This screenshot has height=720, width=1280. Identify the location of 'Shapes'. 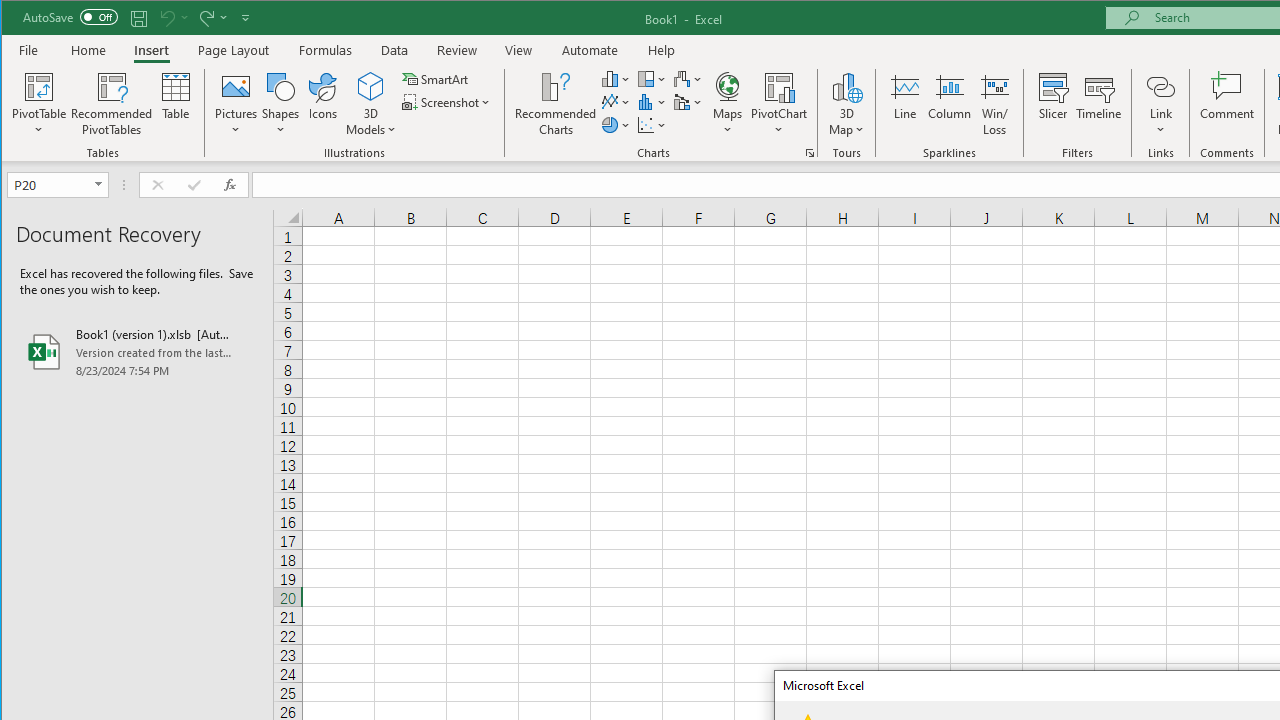
(279, 104).